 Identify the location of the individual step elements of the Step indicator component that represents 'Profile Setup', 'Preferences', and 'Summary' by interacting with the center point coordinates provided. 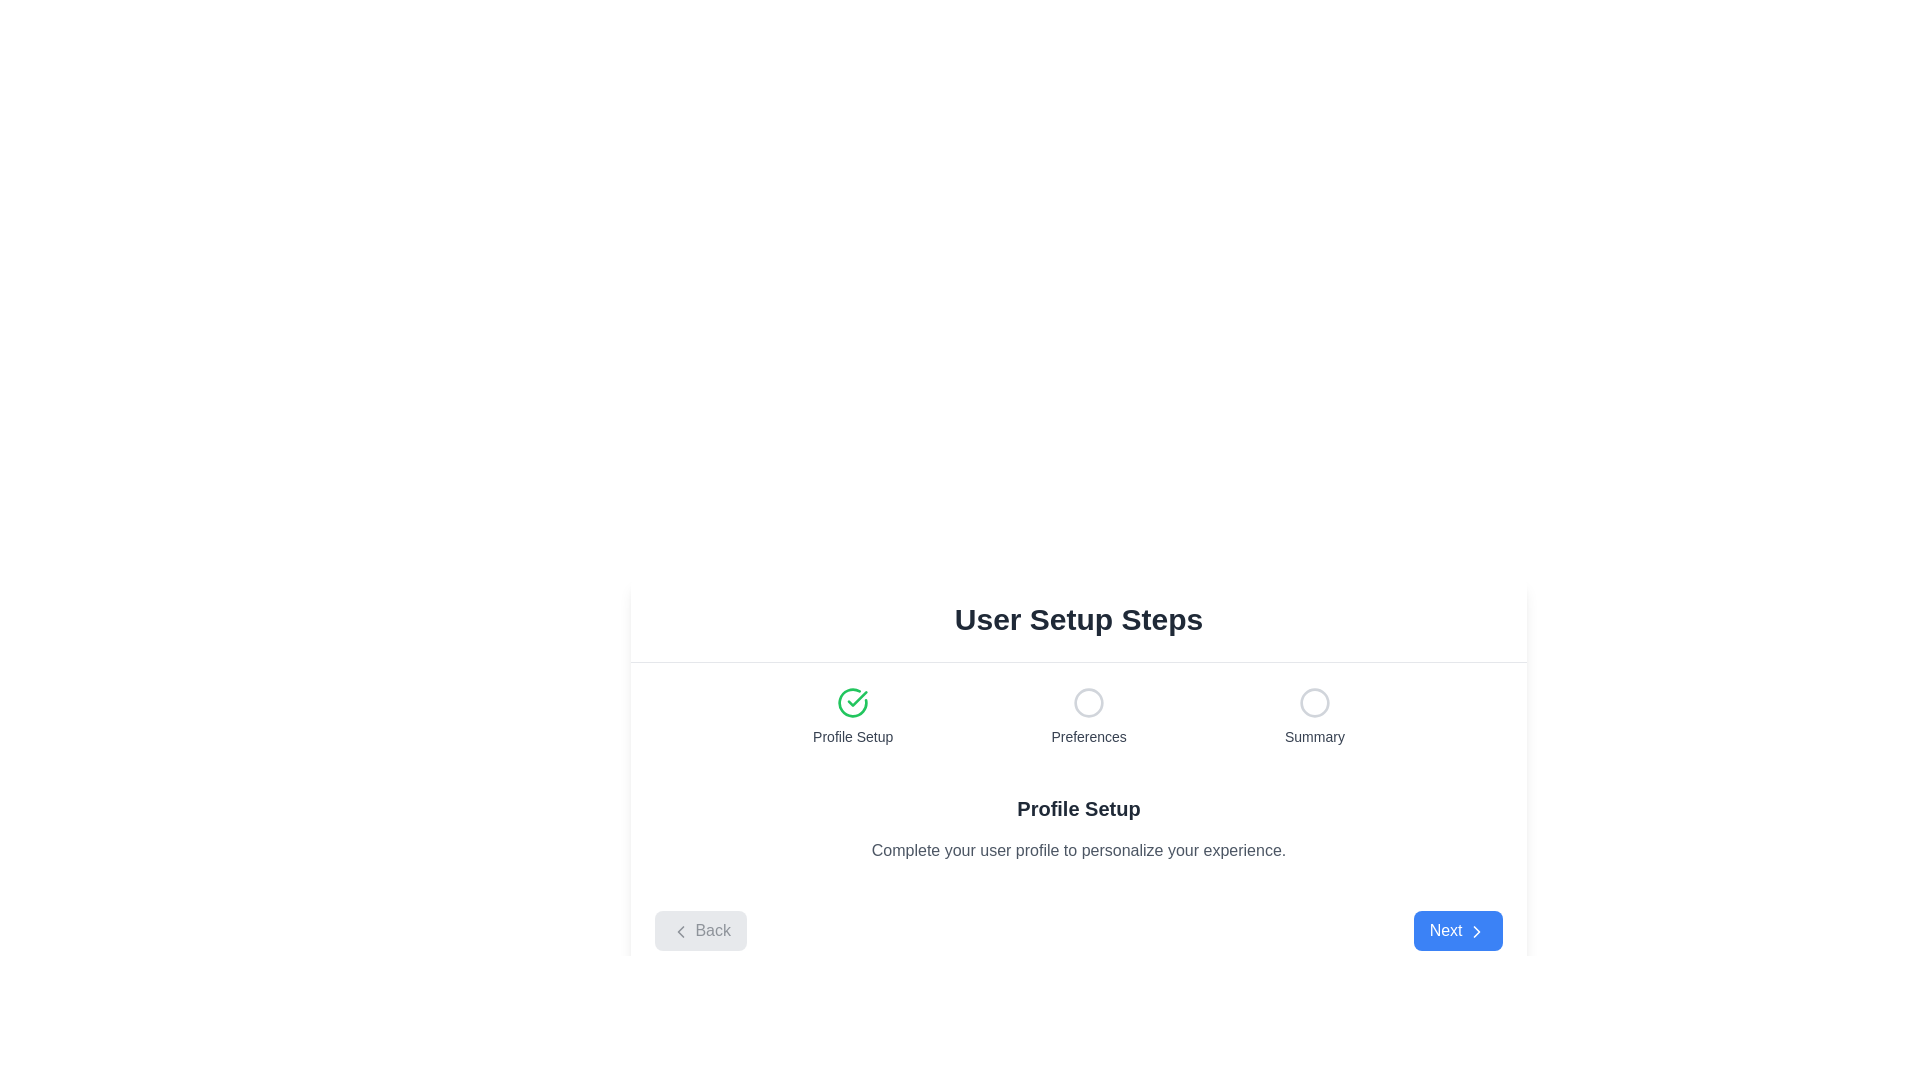
(1078, 716).